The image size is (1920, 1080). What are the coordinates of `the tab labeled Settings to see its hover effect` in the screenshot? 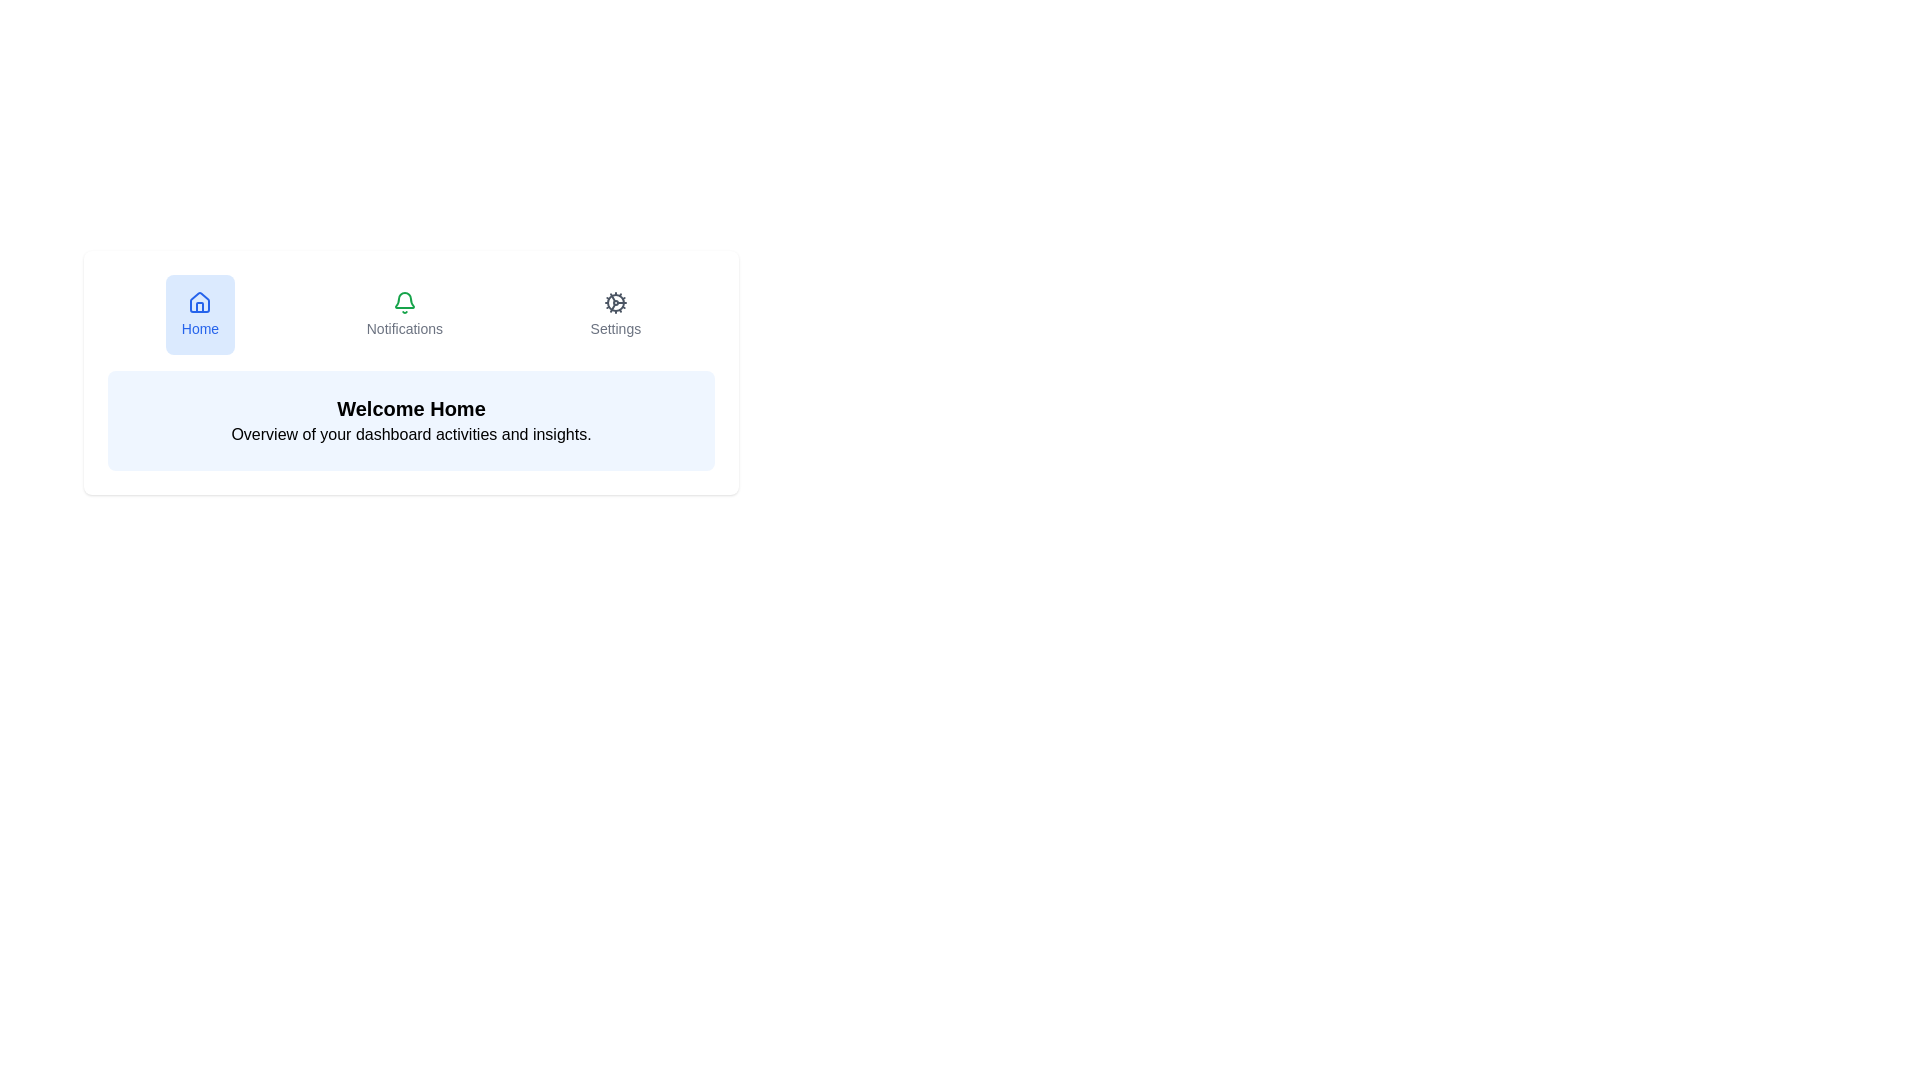 It's located at (613, 315).